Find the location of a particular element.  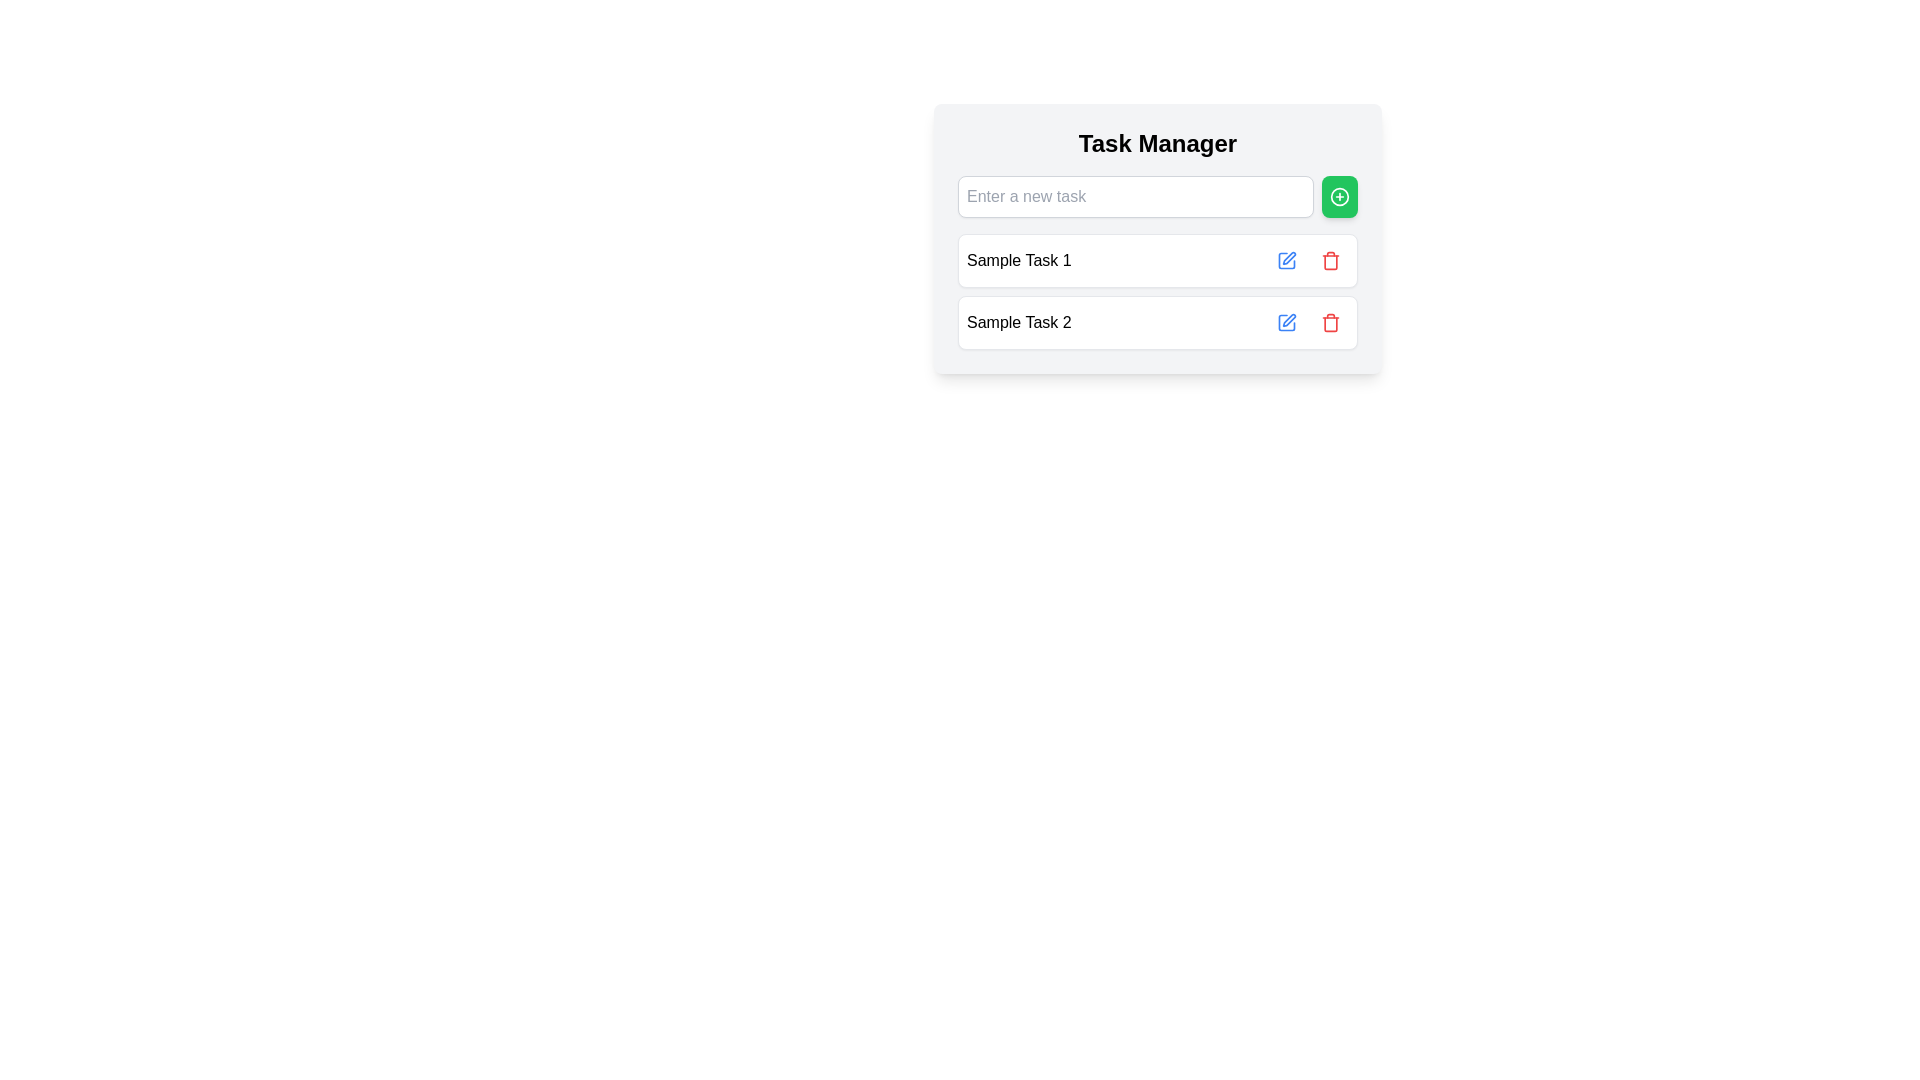

the first text label in the upper section of the task list interface that displays the name or title of a task is located at coordinates (1019, 260).